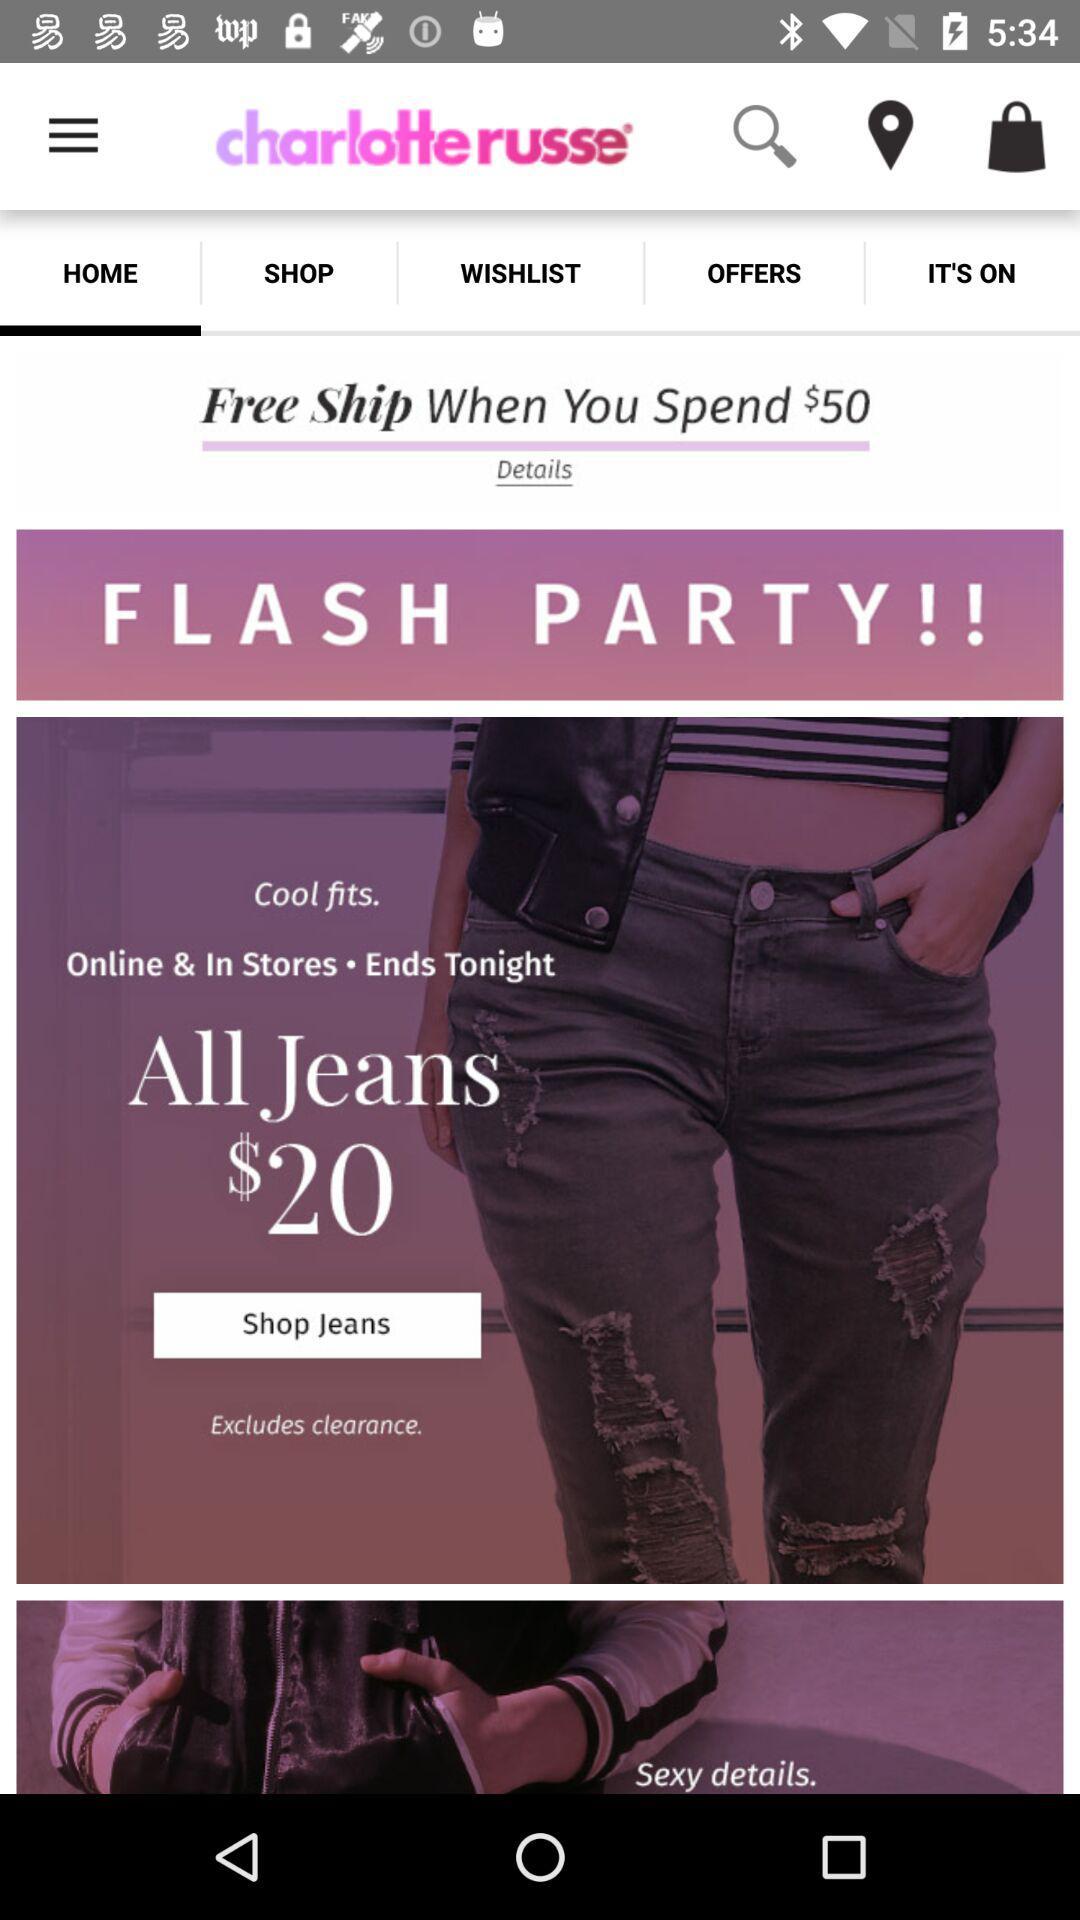 The width and height of the screenshot is (1080, 1920). I want to click on item next to offers app, so click(971, 272).